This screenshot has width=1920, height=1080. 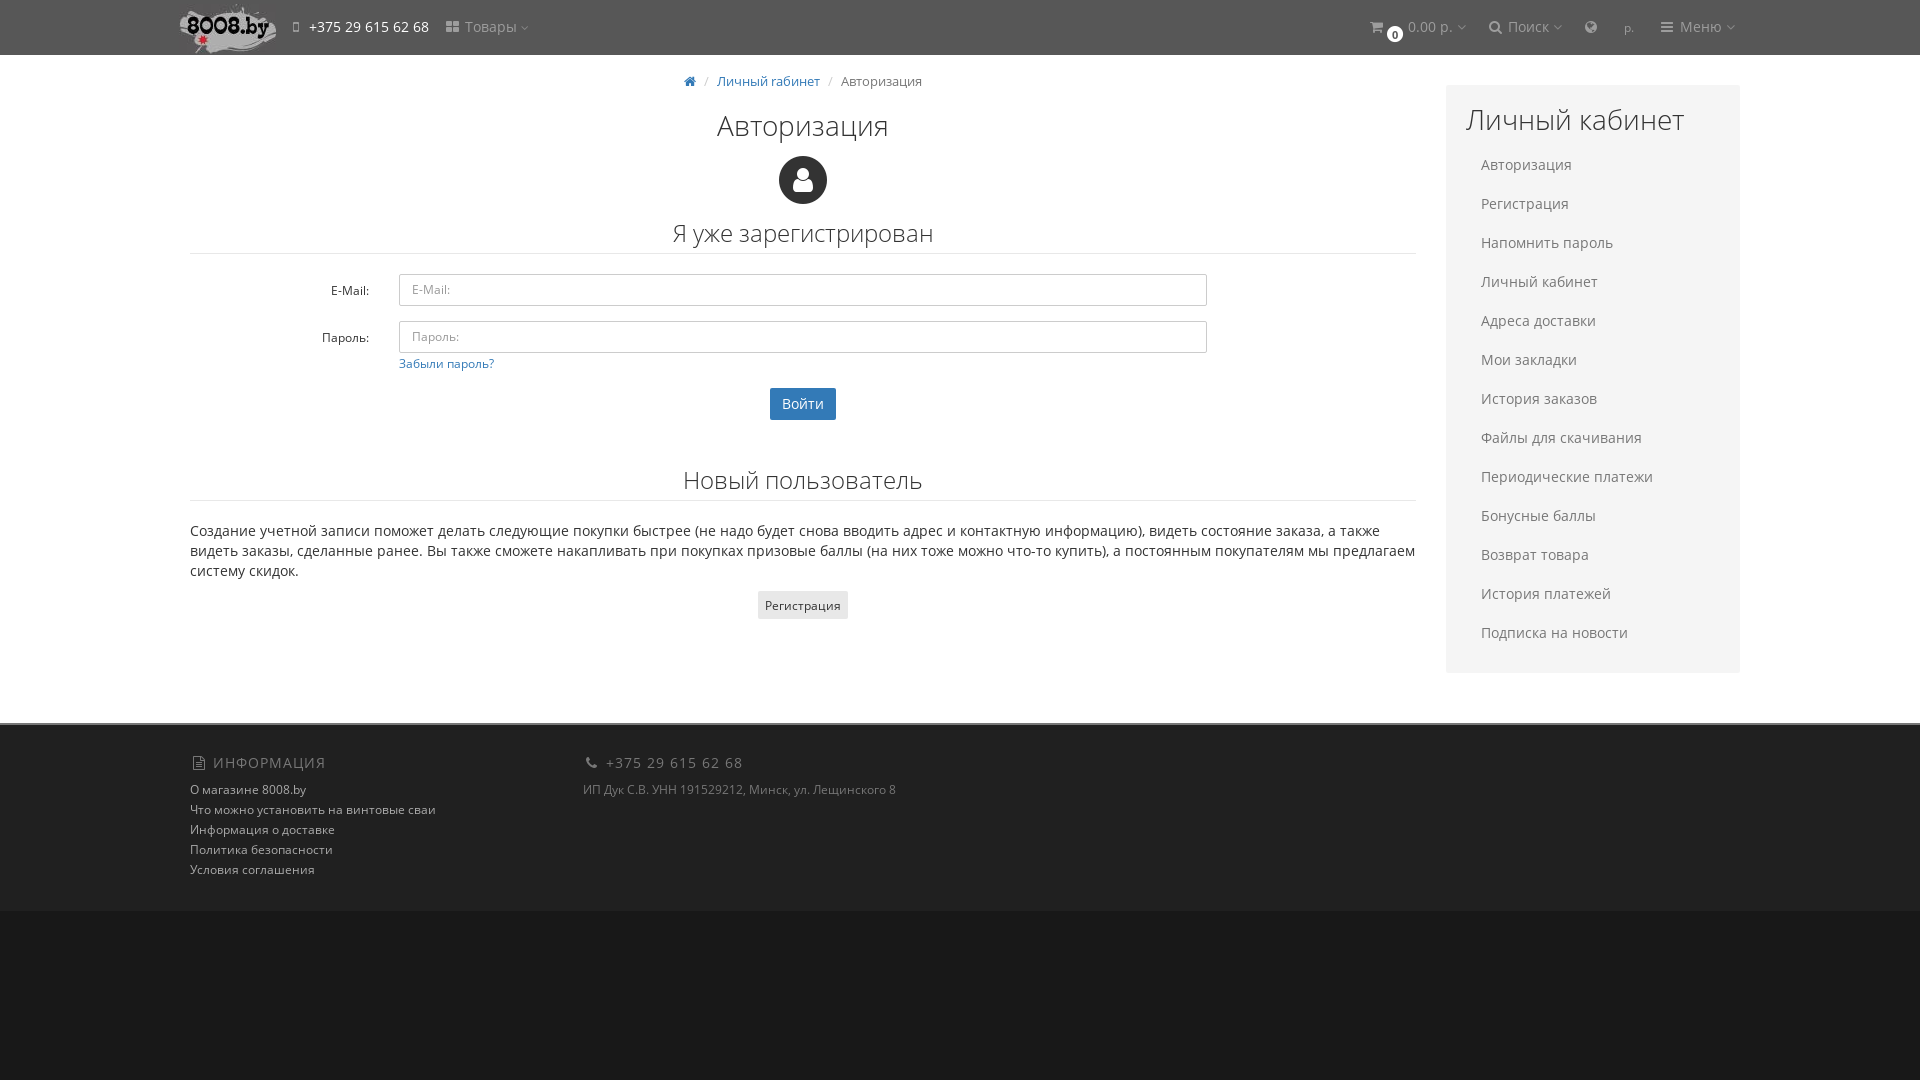 What do you see at coordinates (358, 27) in the screenshot?
I see `'+375 29 615 62 68'` at bounding box center [358, 27].